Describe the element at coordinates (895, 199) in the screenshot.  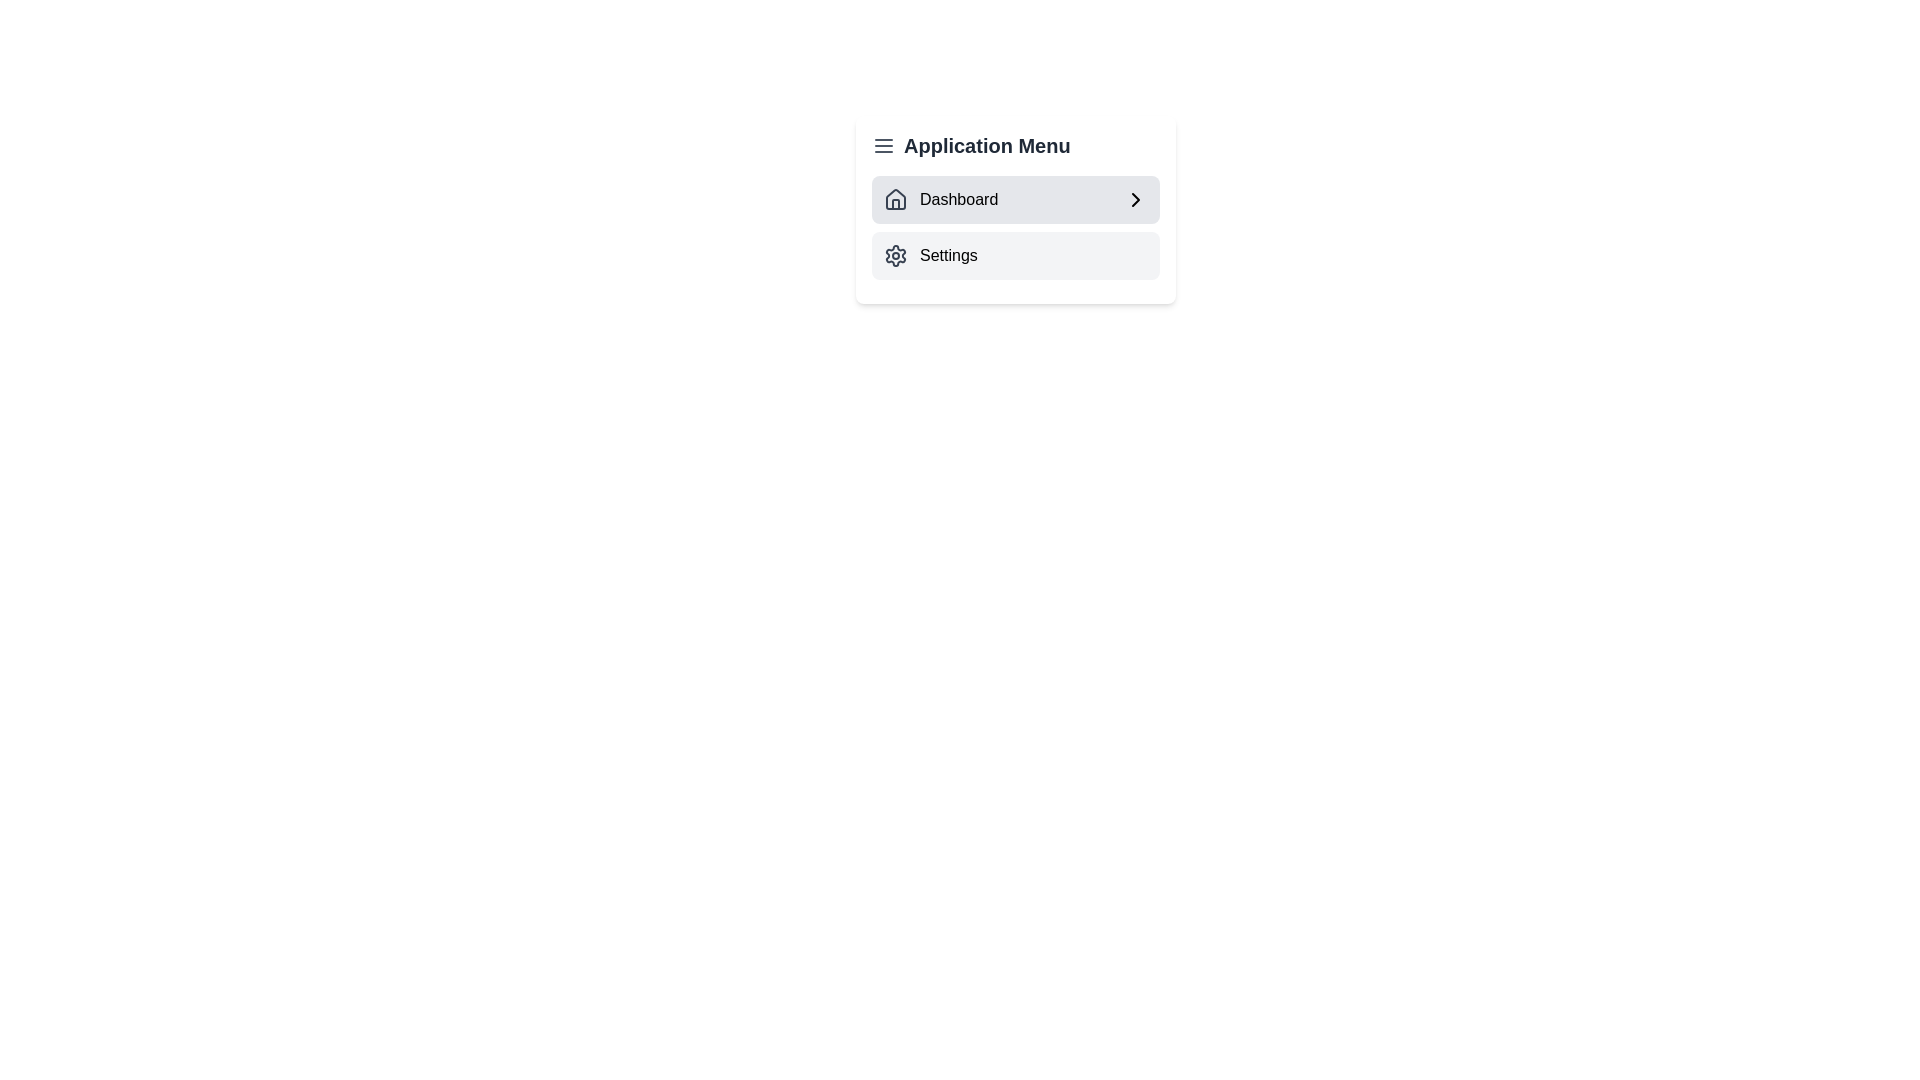
I see `the icon located` at that location.